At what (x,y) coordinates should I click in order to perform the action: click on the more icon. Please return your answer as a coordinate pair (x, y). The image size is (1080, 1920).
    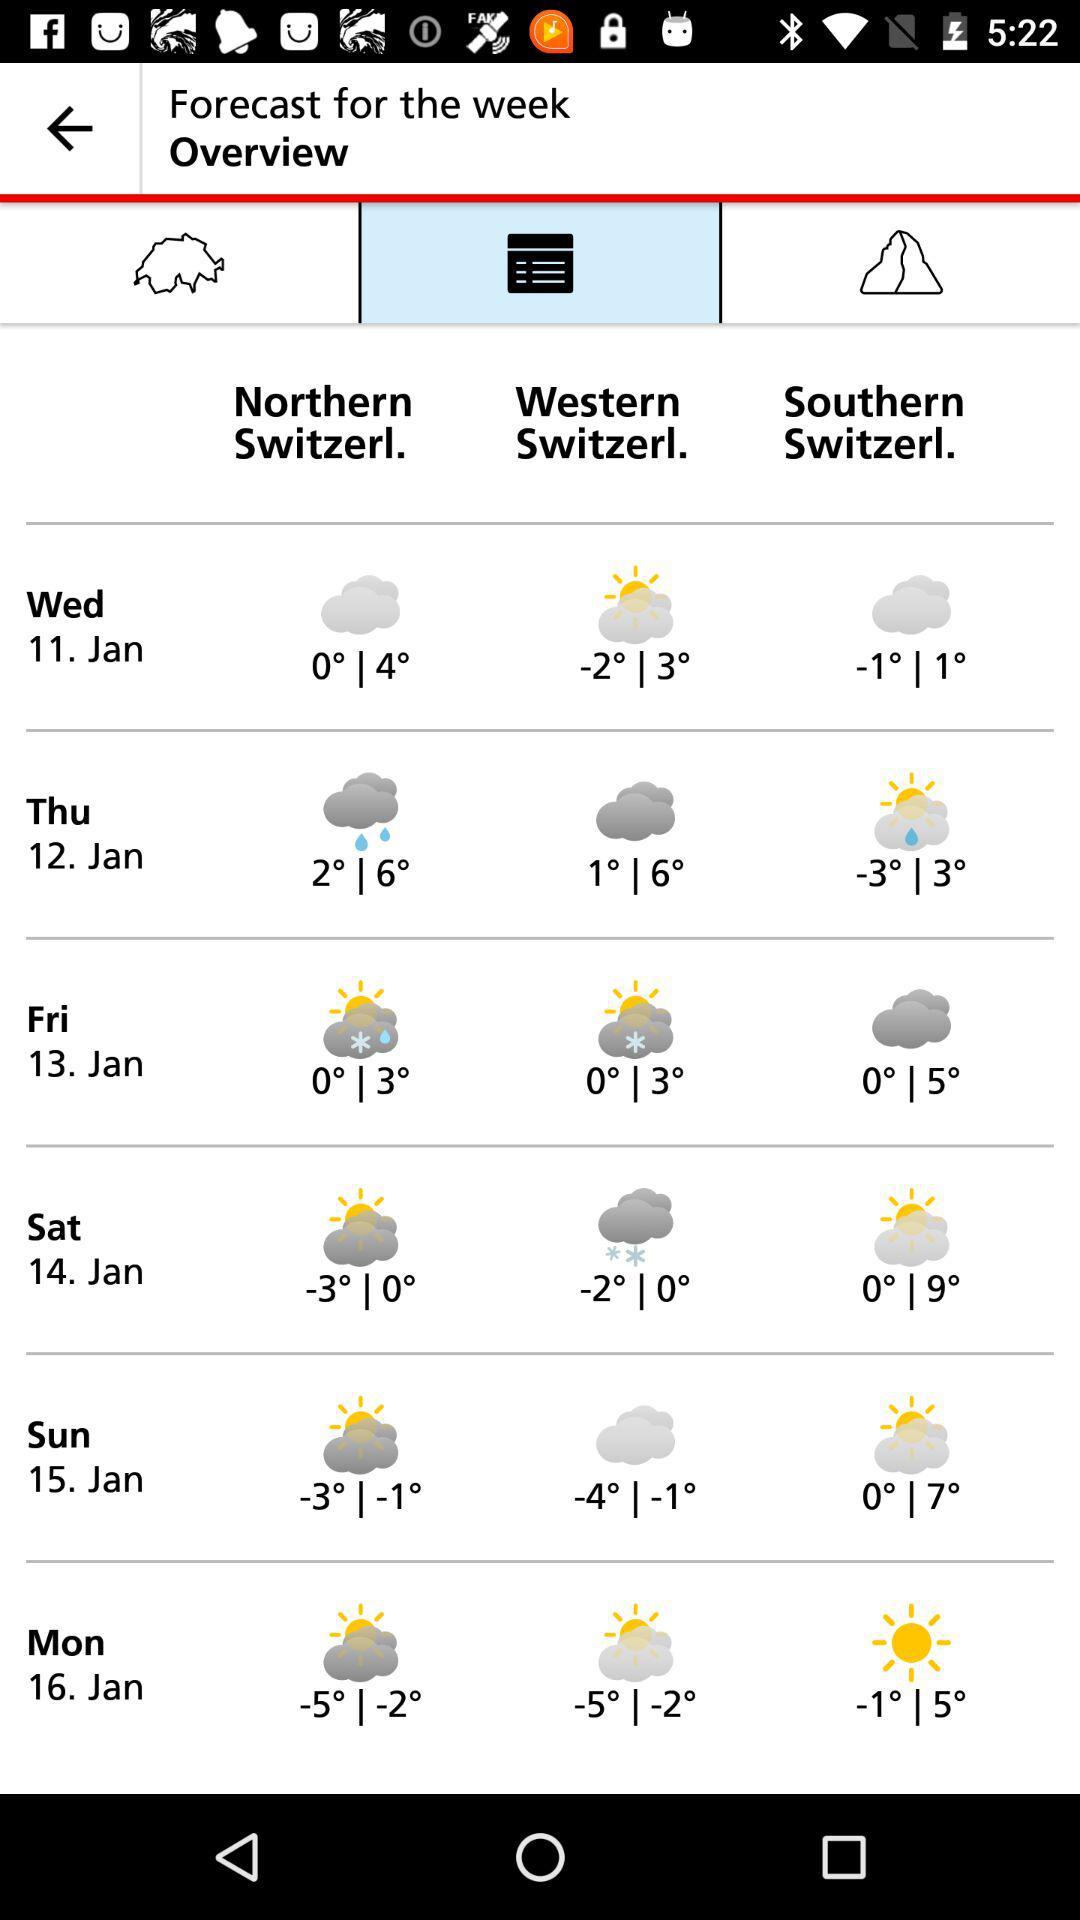
    Looking at the image, I should click on (540, 261).